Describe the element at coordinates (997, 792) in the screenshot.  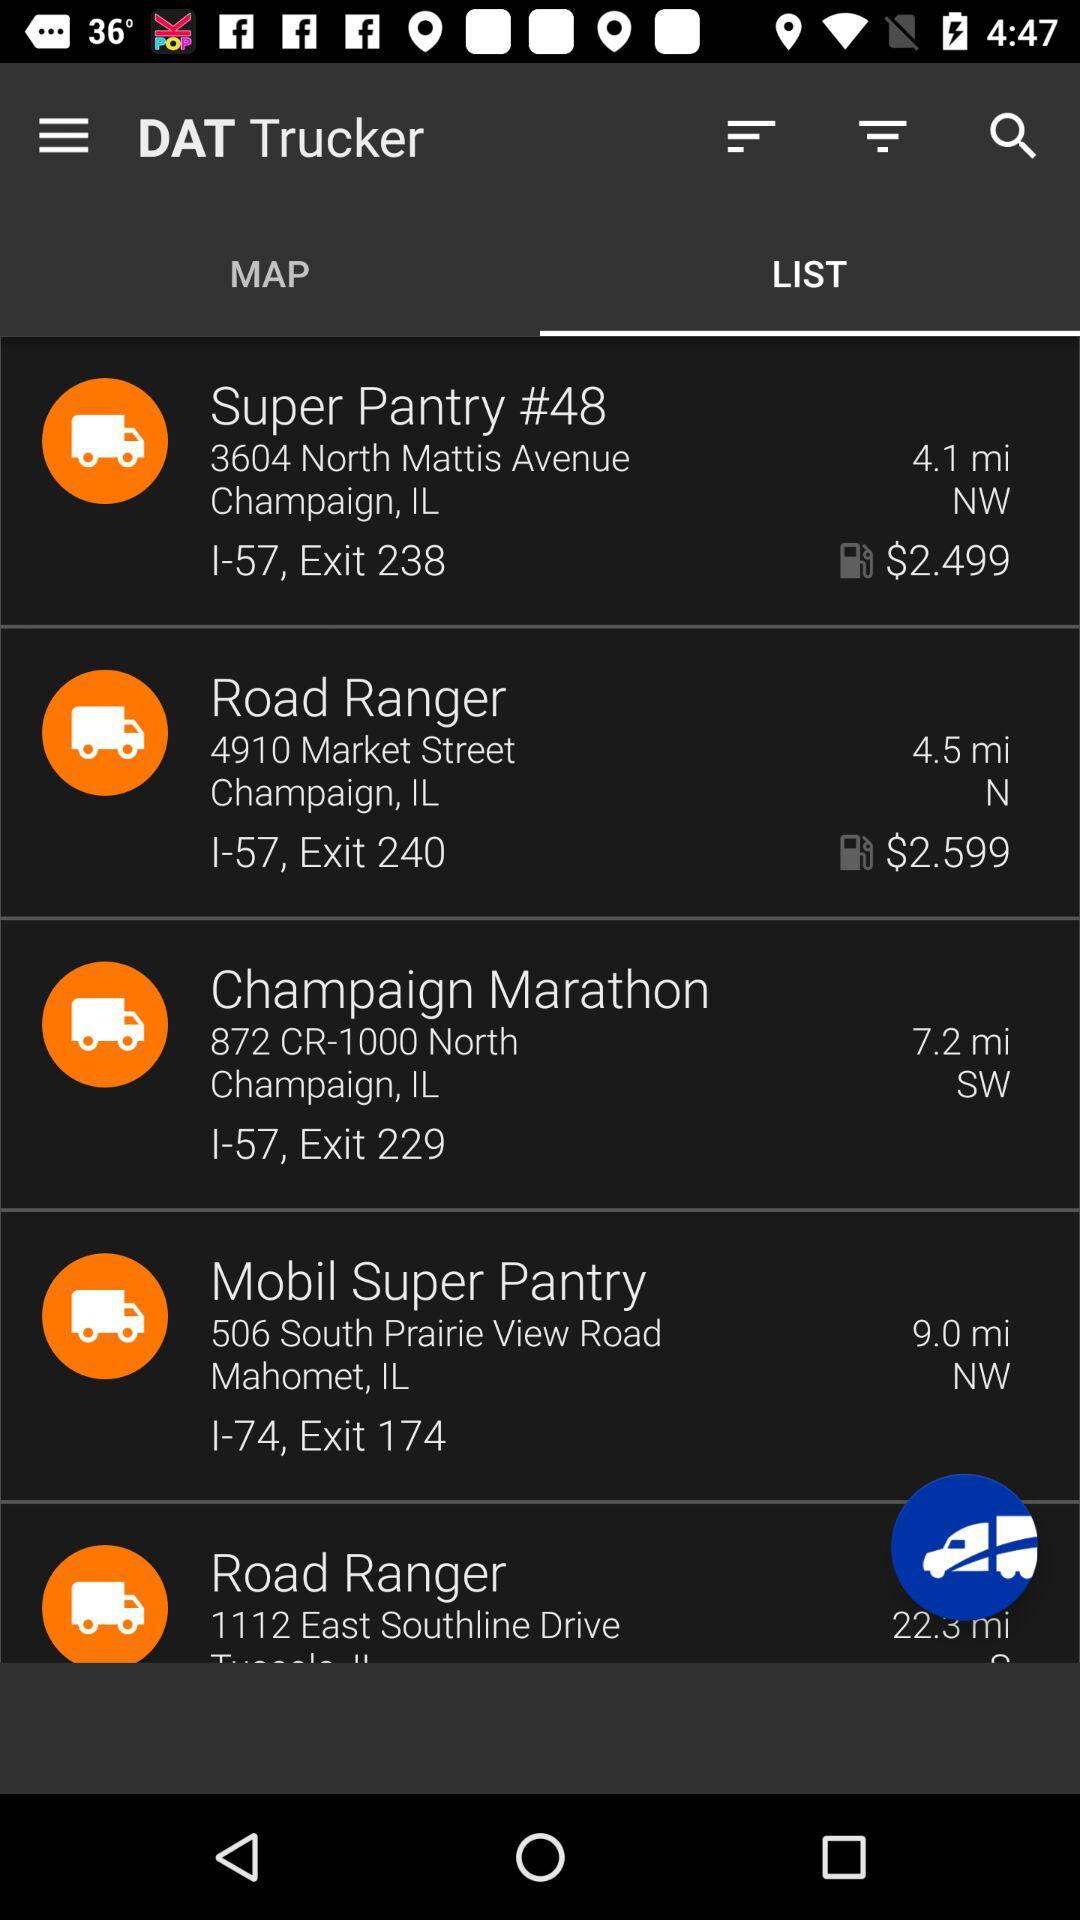
I see `n` at that location.